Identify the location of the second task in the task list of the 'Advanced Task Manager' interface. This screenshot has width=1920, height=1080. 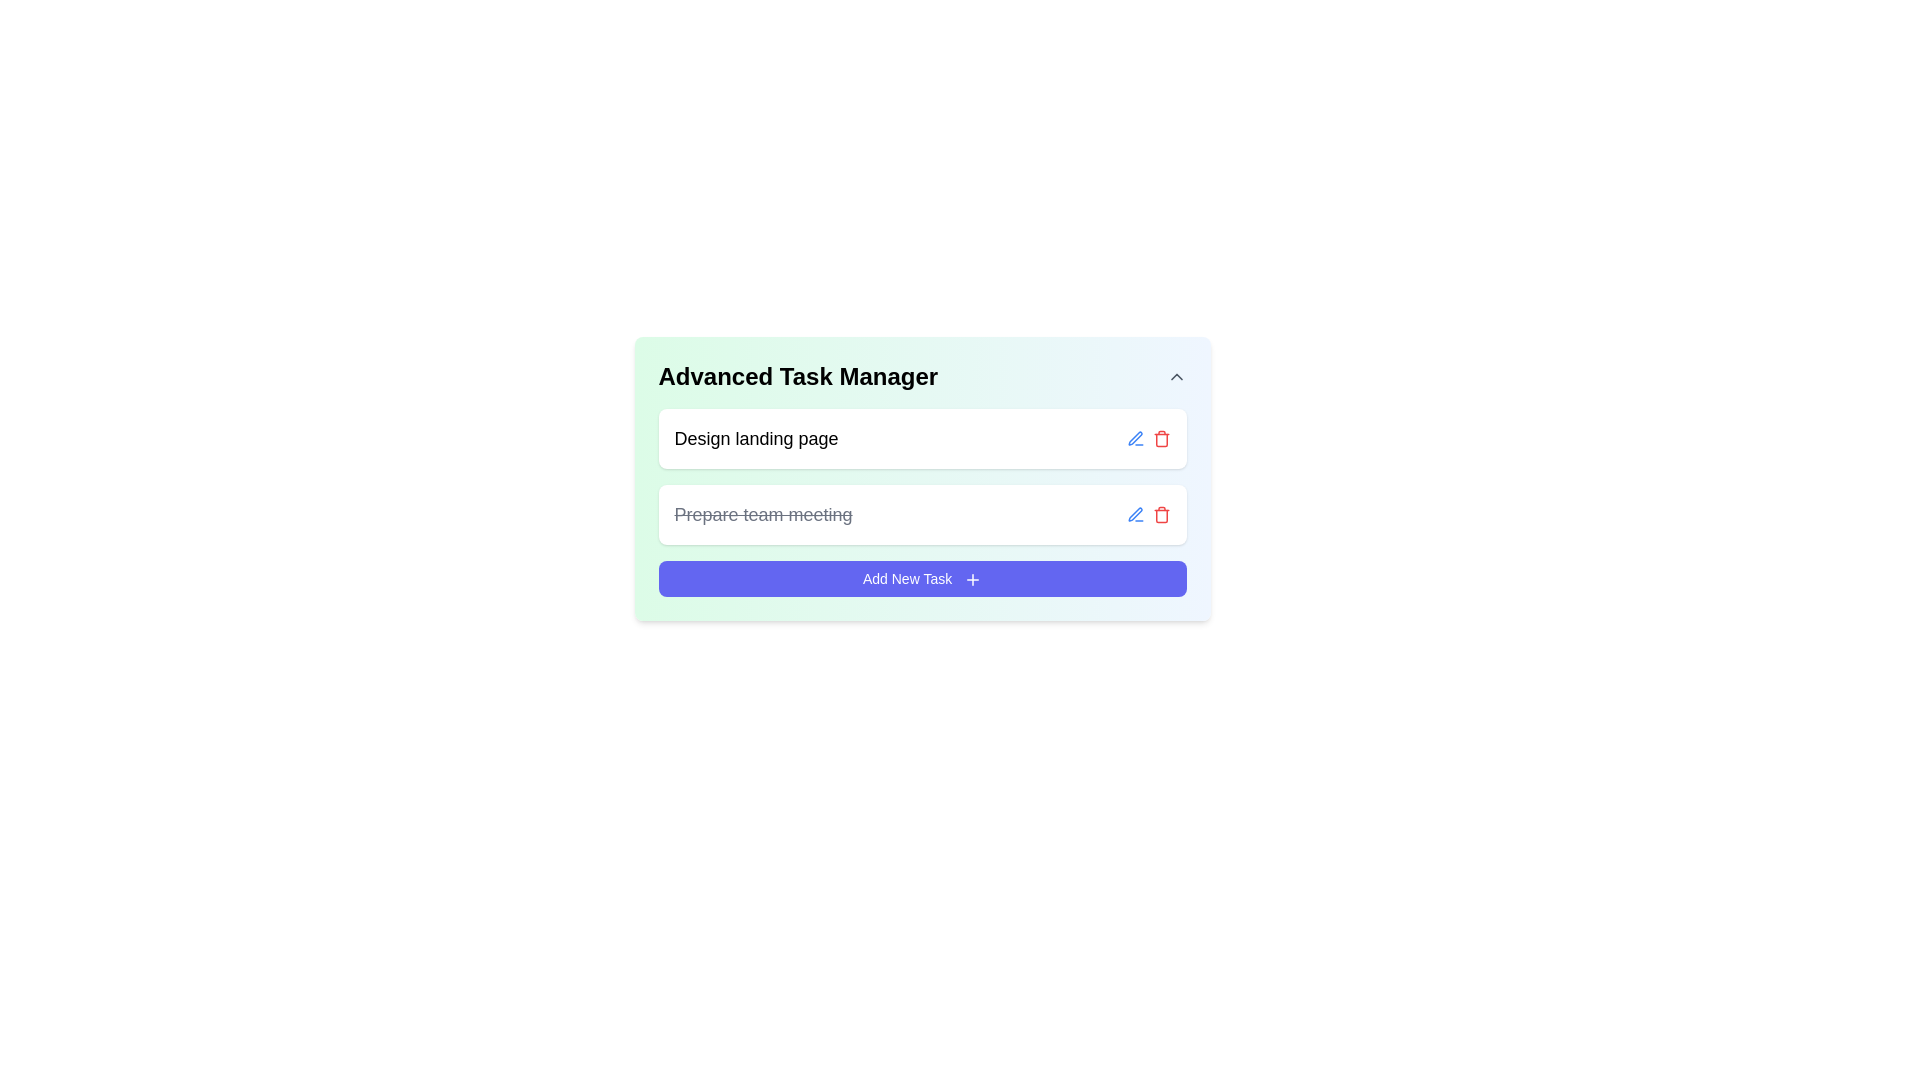
(921, 514).